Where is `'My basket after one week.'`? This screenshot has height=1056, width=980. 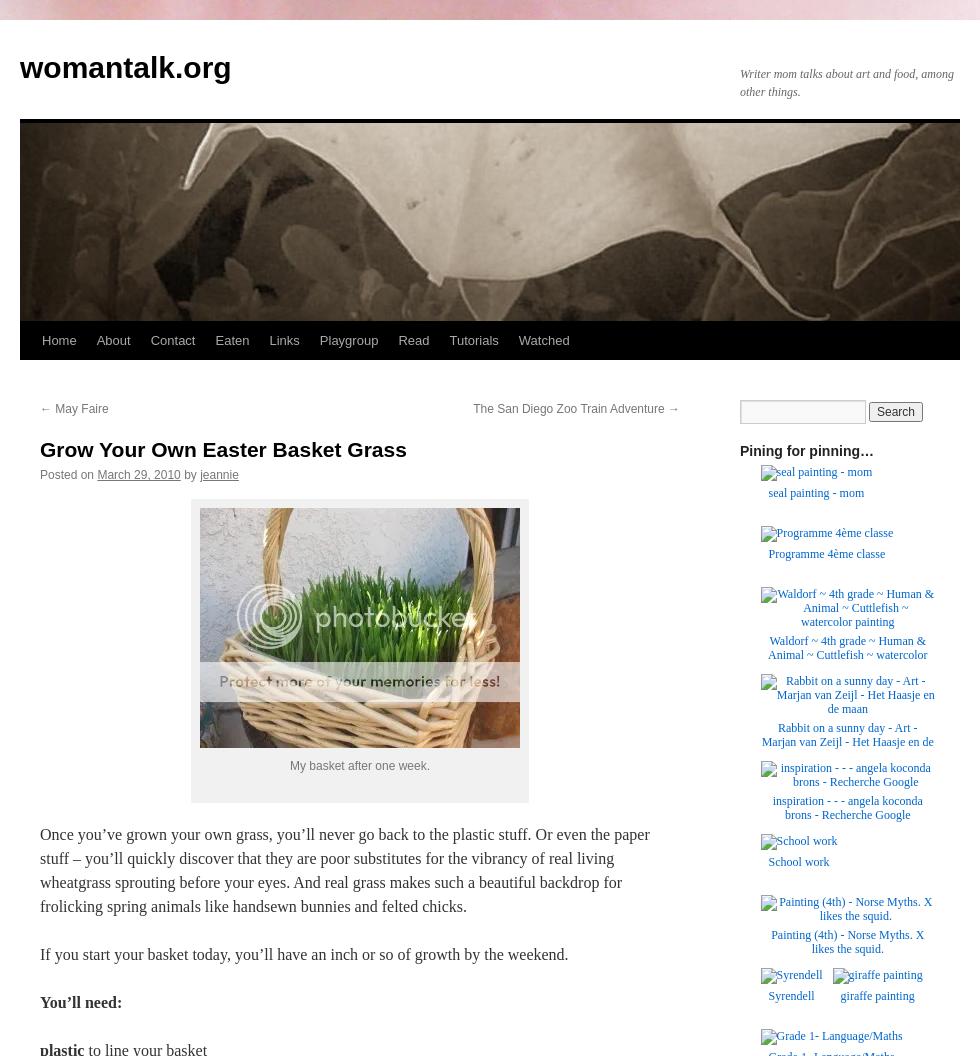
'My basket after one week.' is located at coordinates (359, 765).